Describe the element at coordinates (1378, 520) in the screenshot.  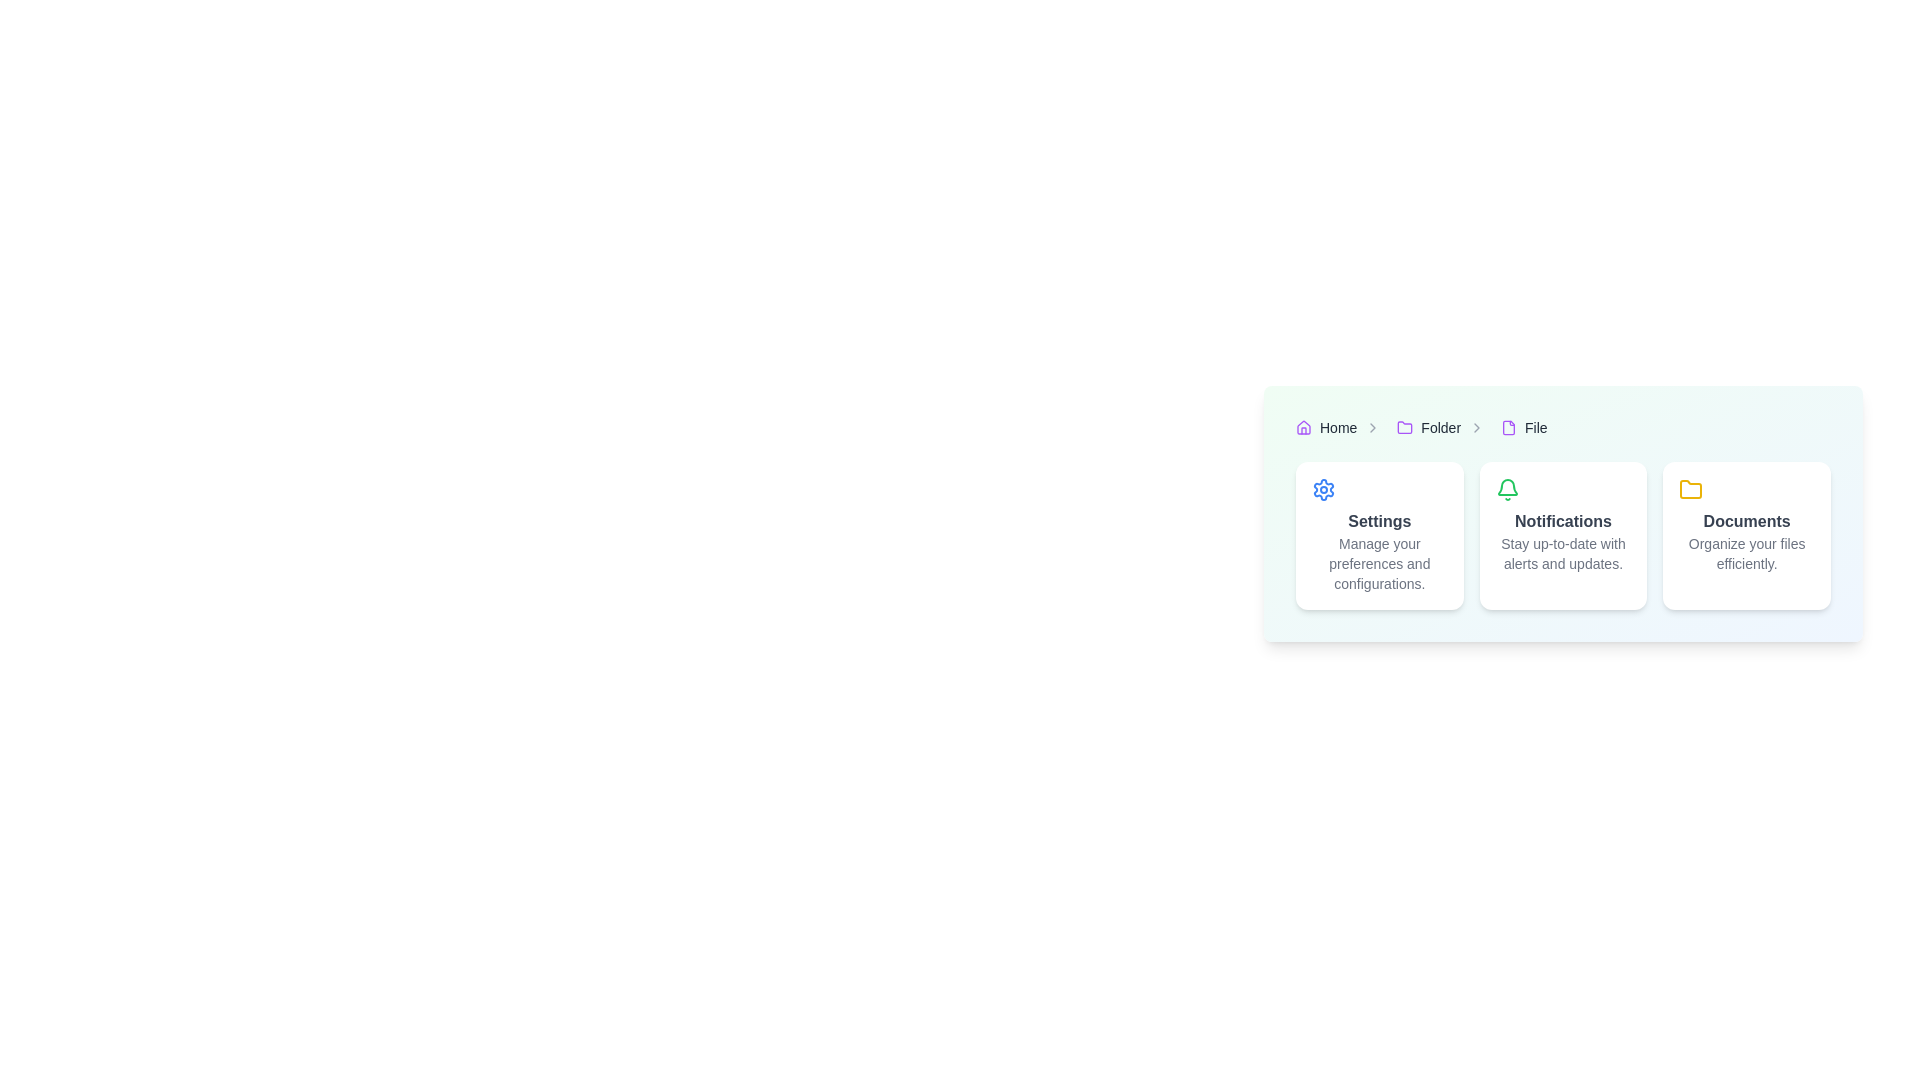
I see `contents of the 'Settings' text label, which is positioned within the first card among three horizontally aligned cards, slightly below a gear icon and above the description text` at that location.